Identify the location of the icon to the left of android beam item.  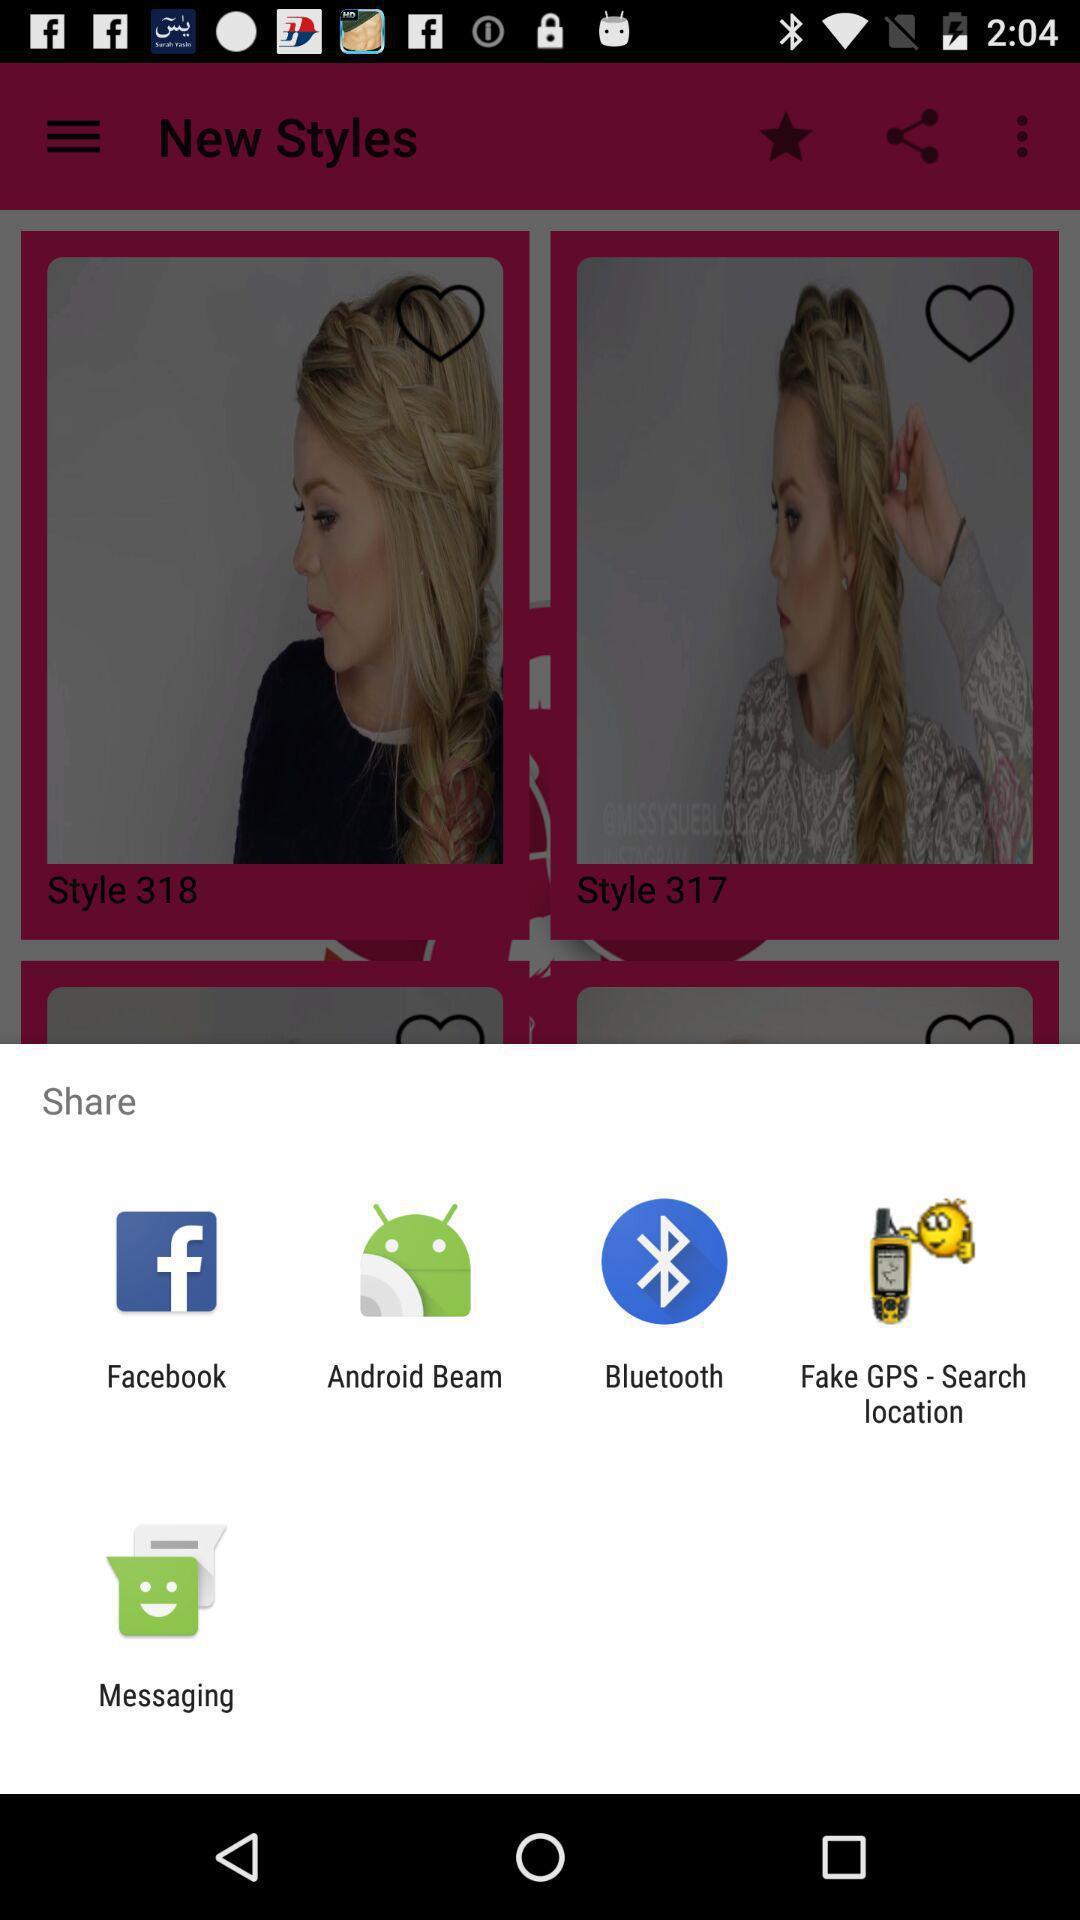
(165, 1392).